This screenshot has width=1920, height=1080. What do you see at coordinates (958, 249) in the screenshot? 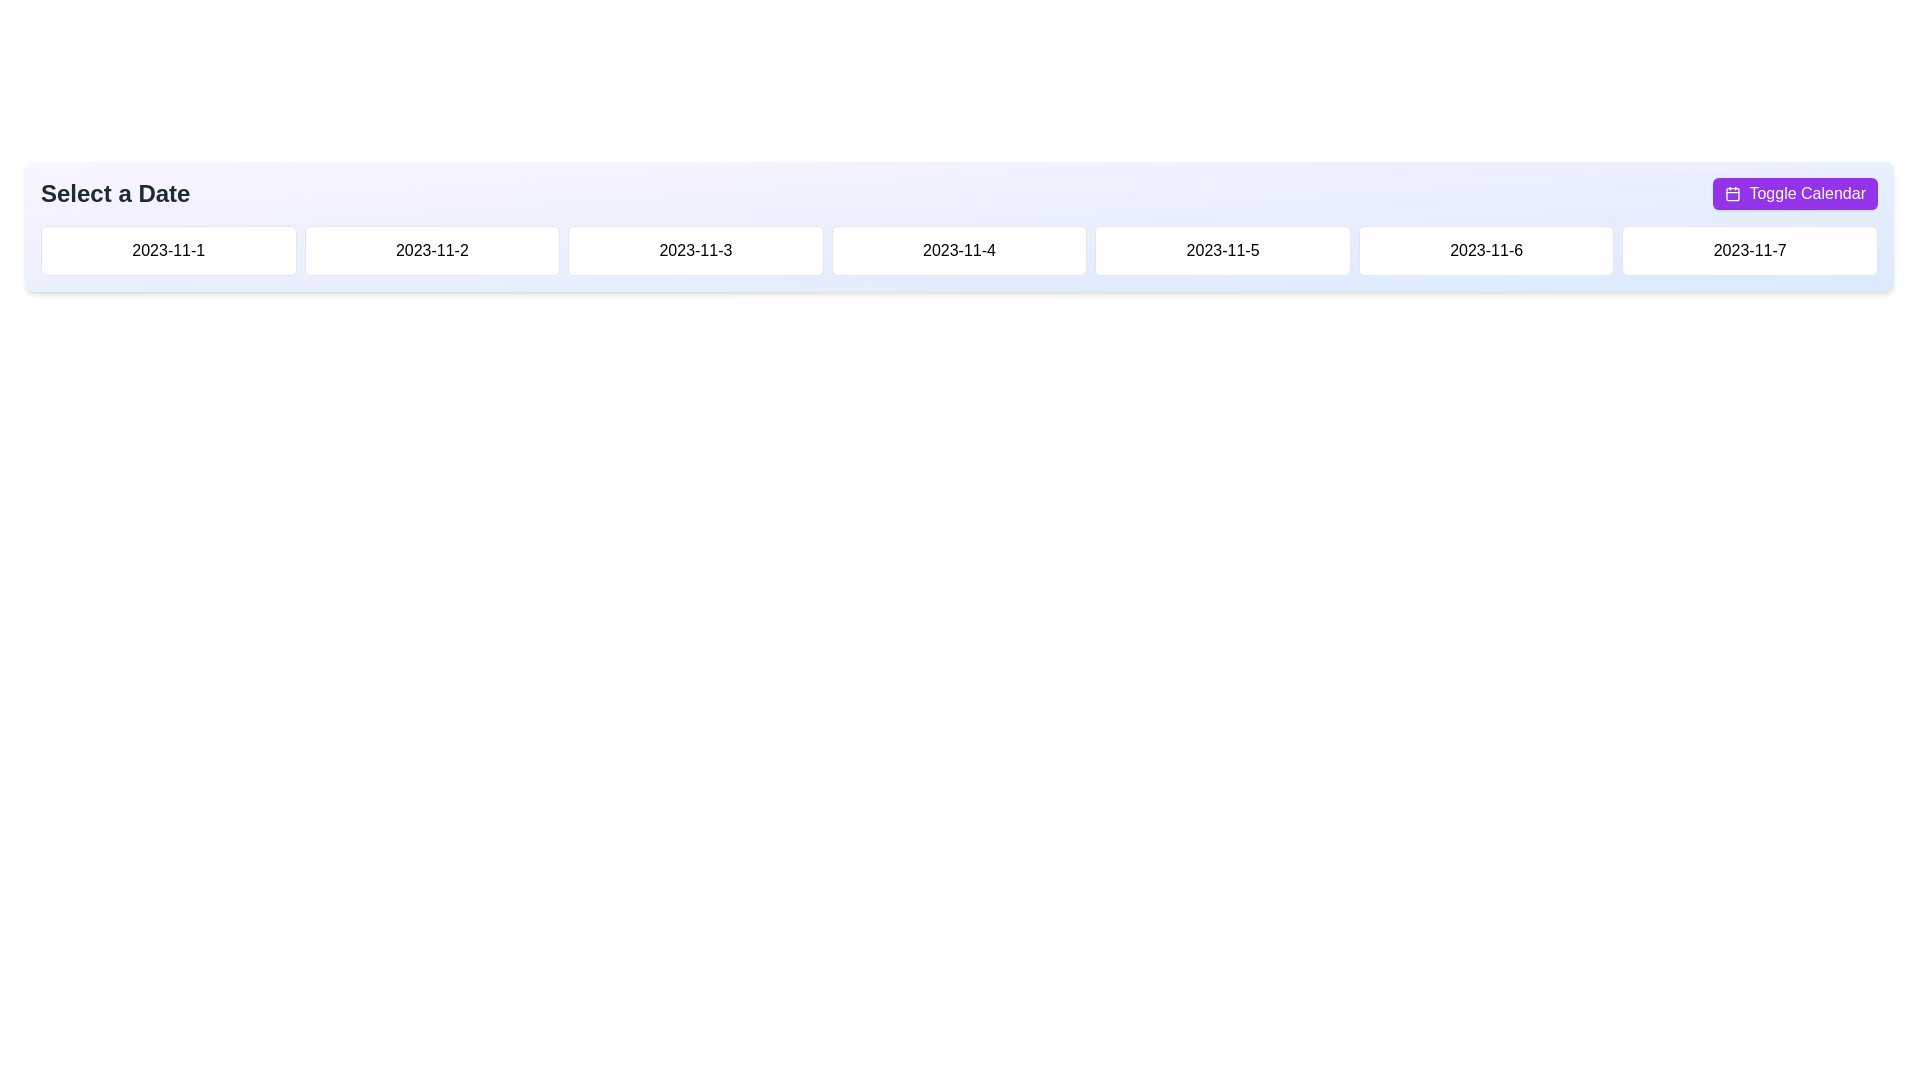
I see `the fourth date tile in the calendar interface` at bounding box center [958, 249].